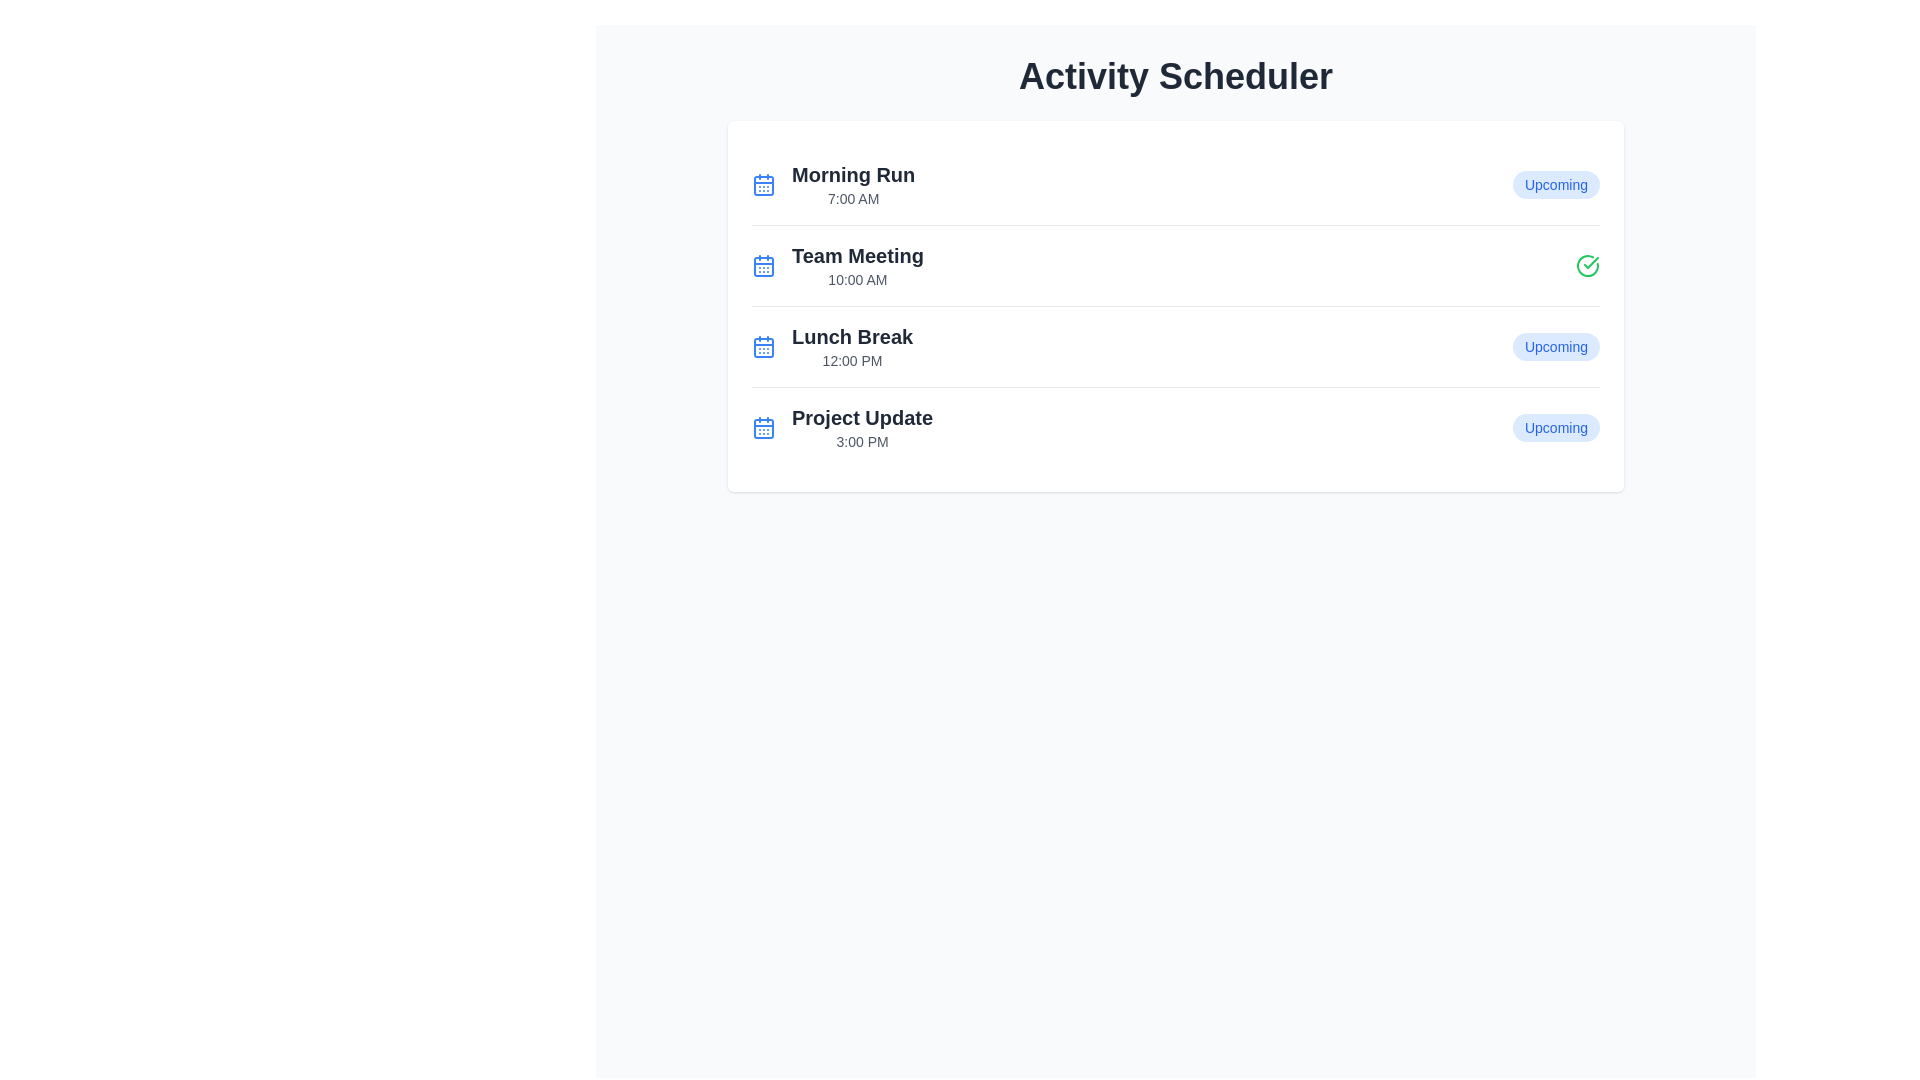 The image size is (1920, 1080). Describe the element at coordinates (842, 427) in the screenshot. I see `the fourth item in the vertical list of scheduled activities in the activity scheduler panel` at that location.